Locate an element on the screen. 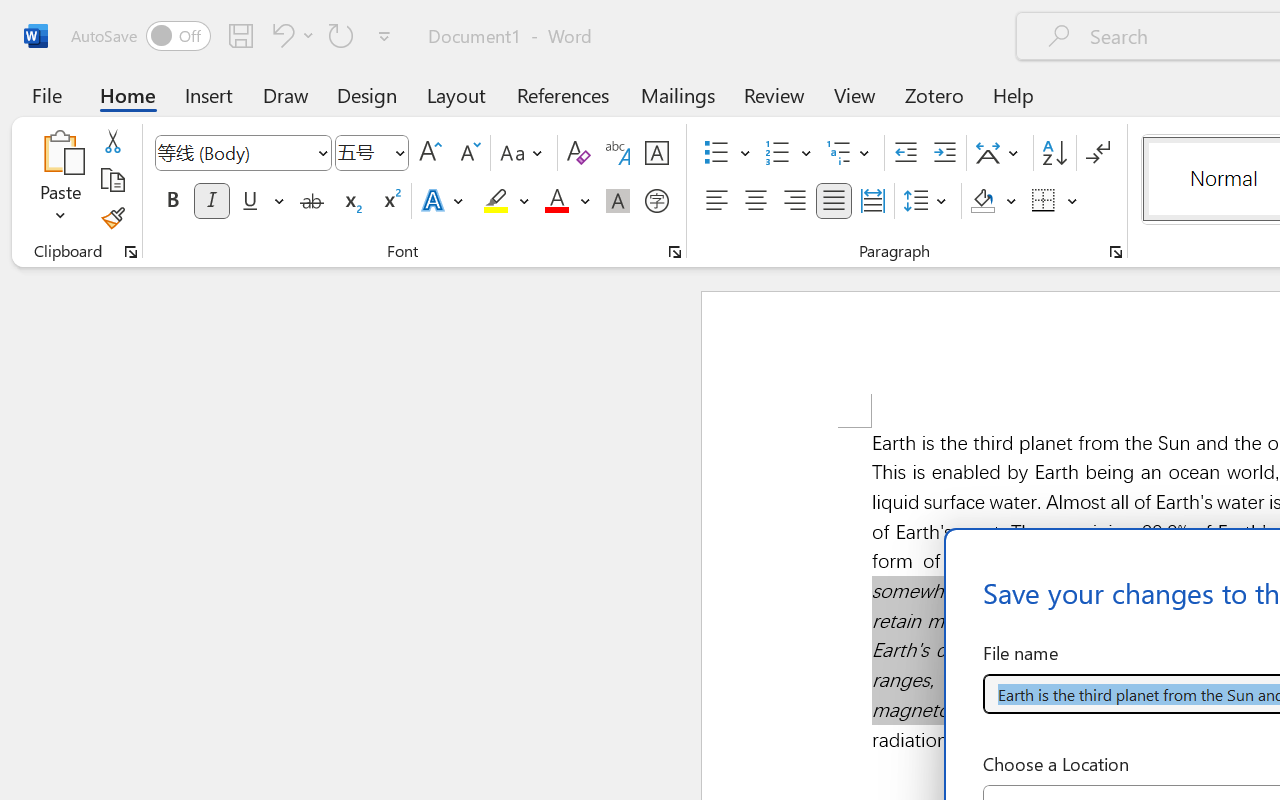  'Multilevel List' is located at coordinates (850, 153).